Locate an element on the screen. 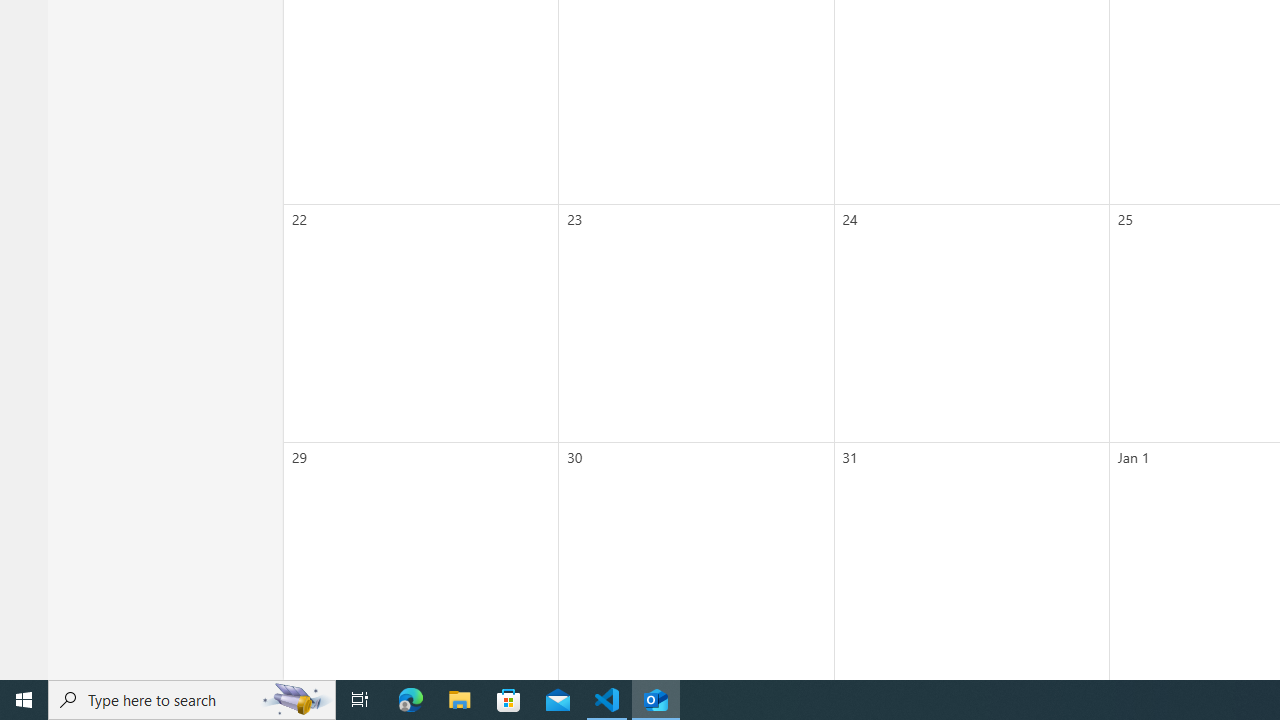 The image size is (1280, 720). 'Microsoft Edge' is located at coordinates (410, 698).